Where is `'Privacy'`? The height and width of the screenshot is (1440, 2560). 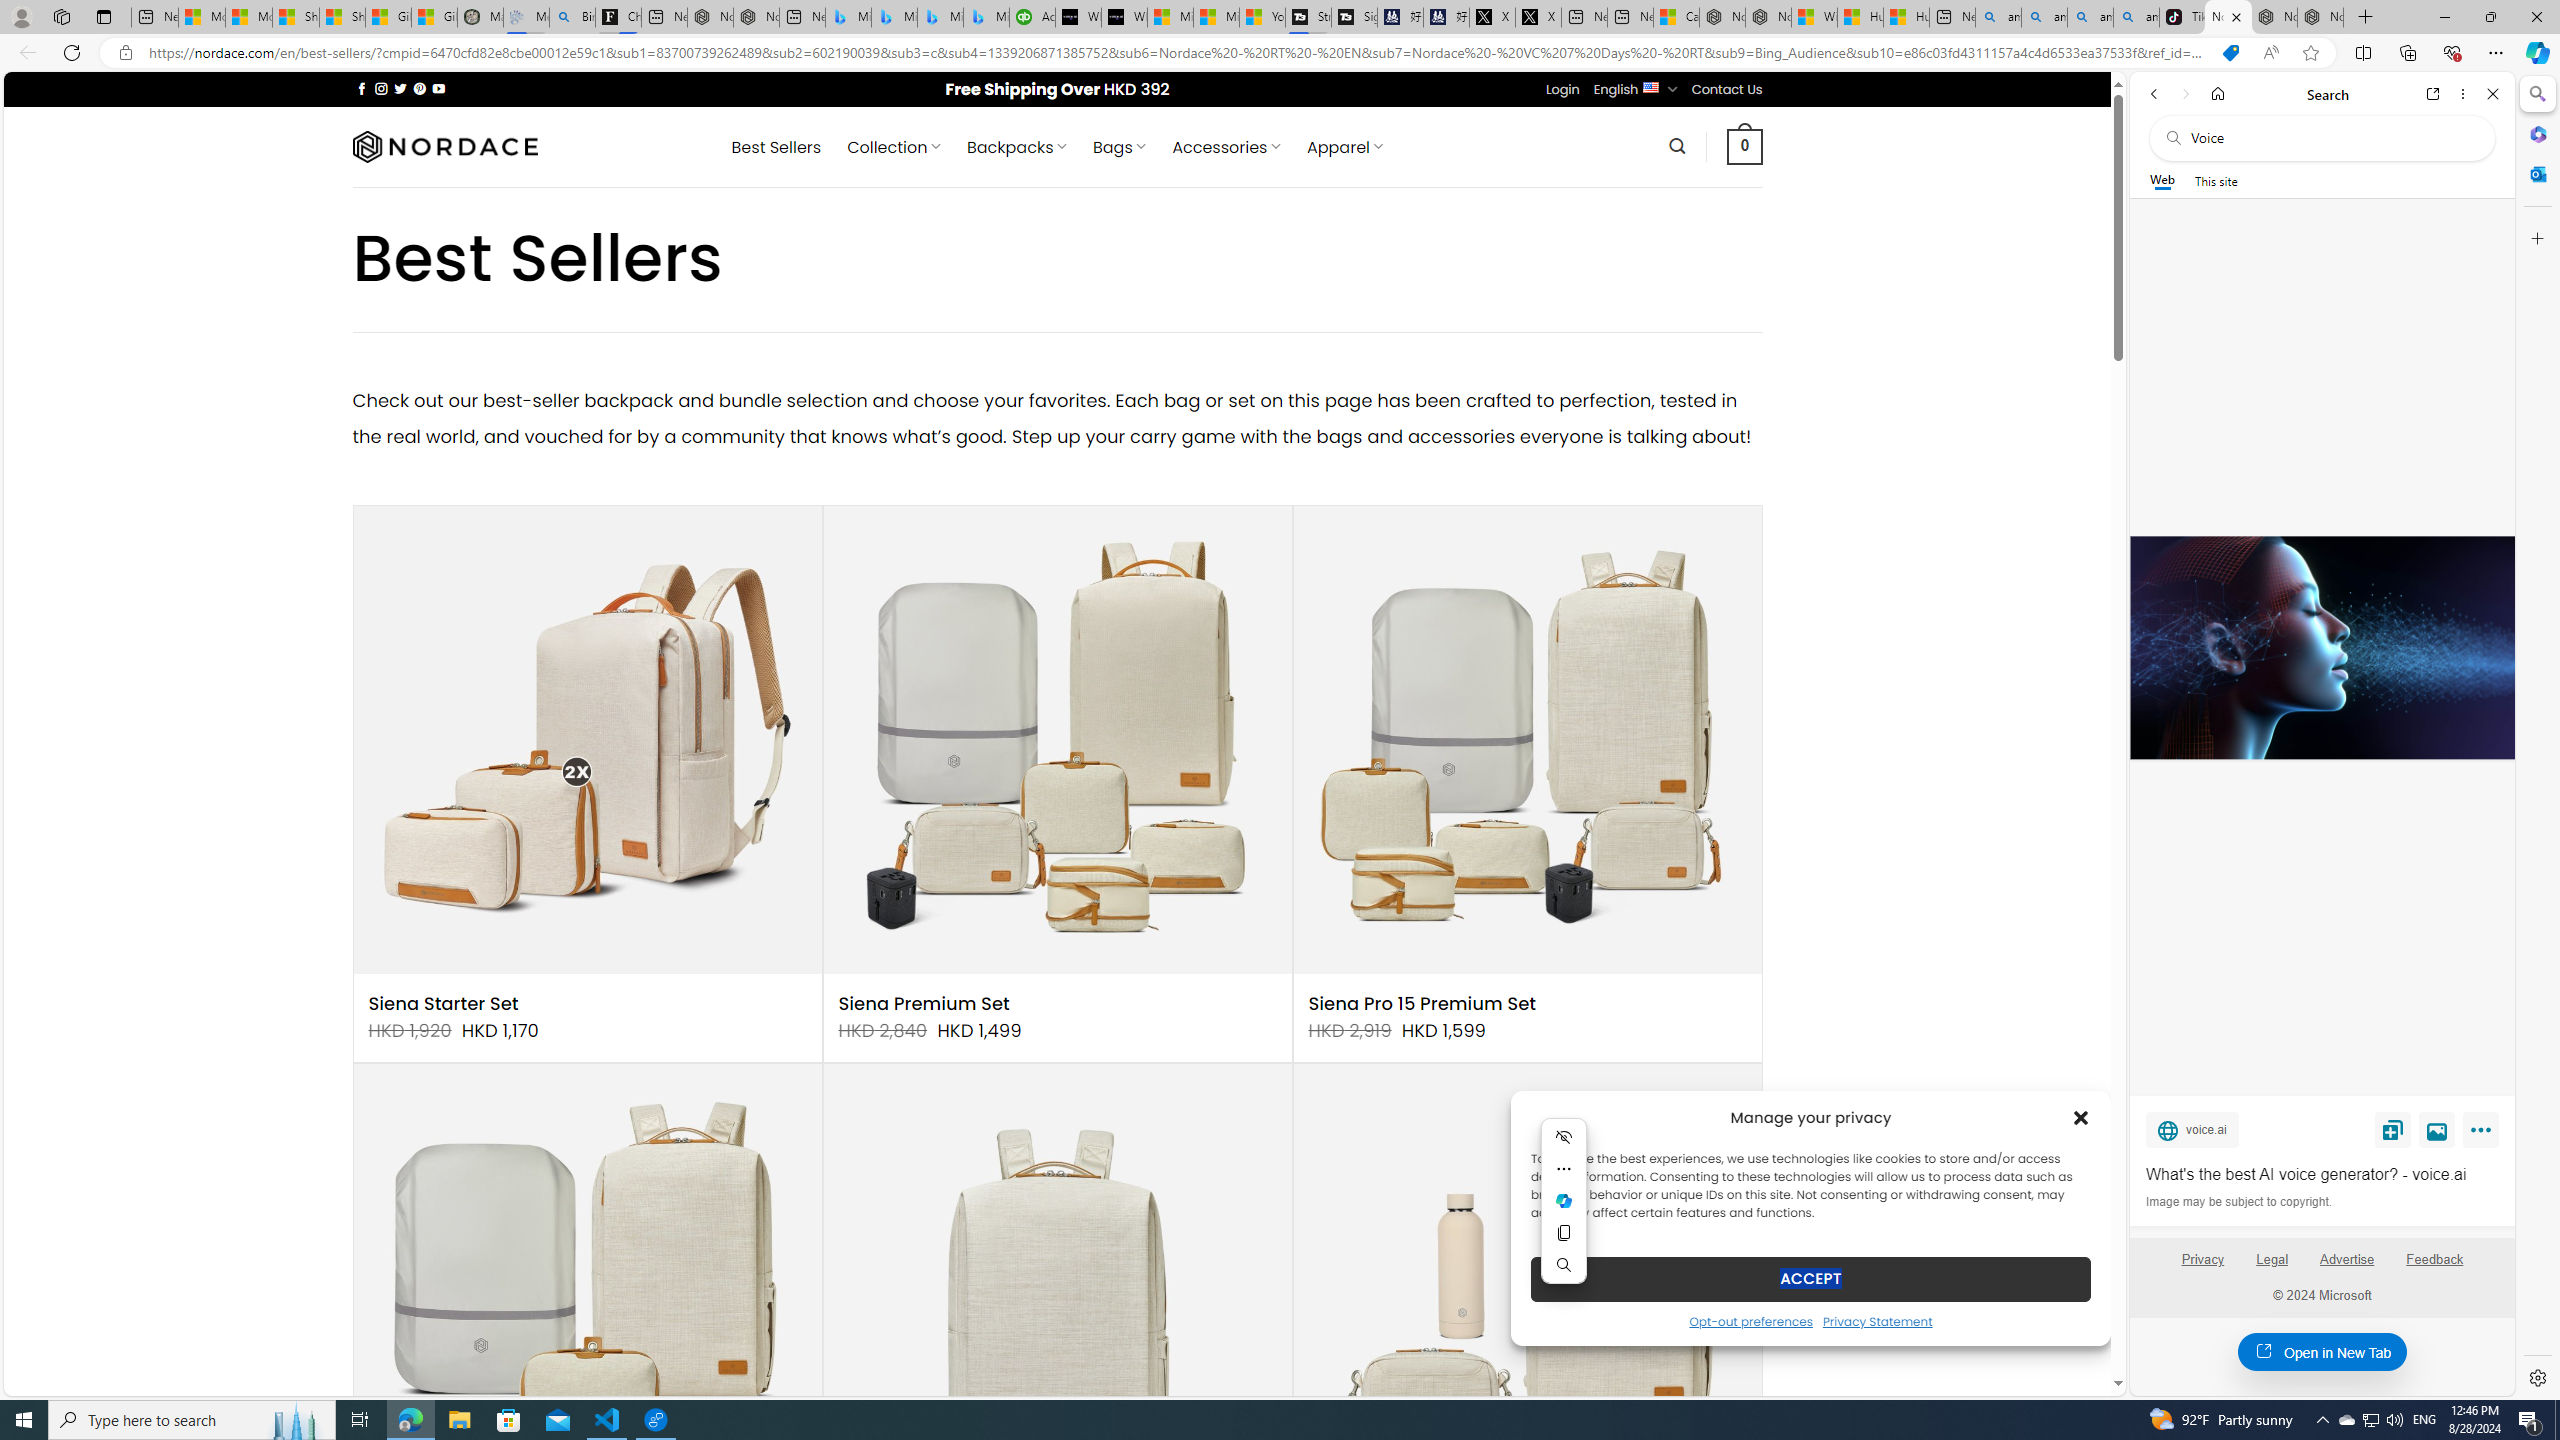 'Privacy' is located at coordinates (2201, 1259).